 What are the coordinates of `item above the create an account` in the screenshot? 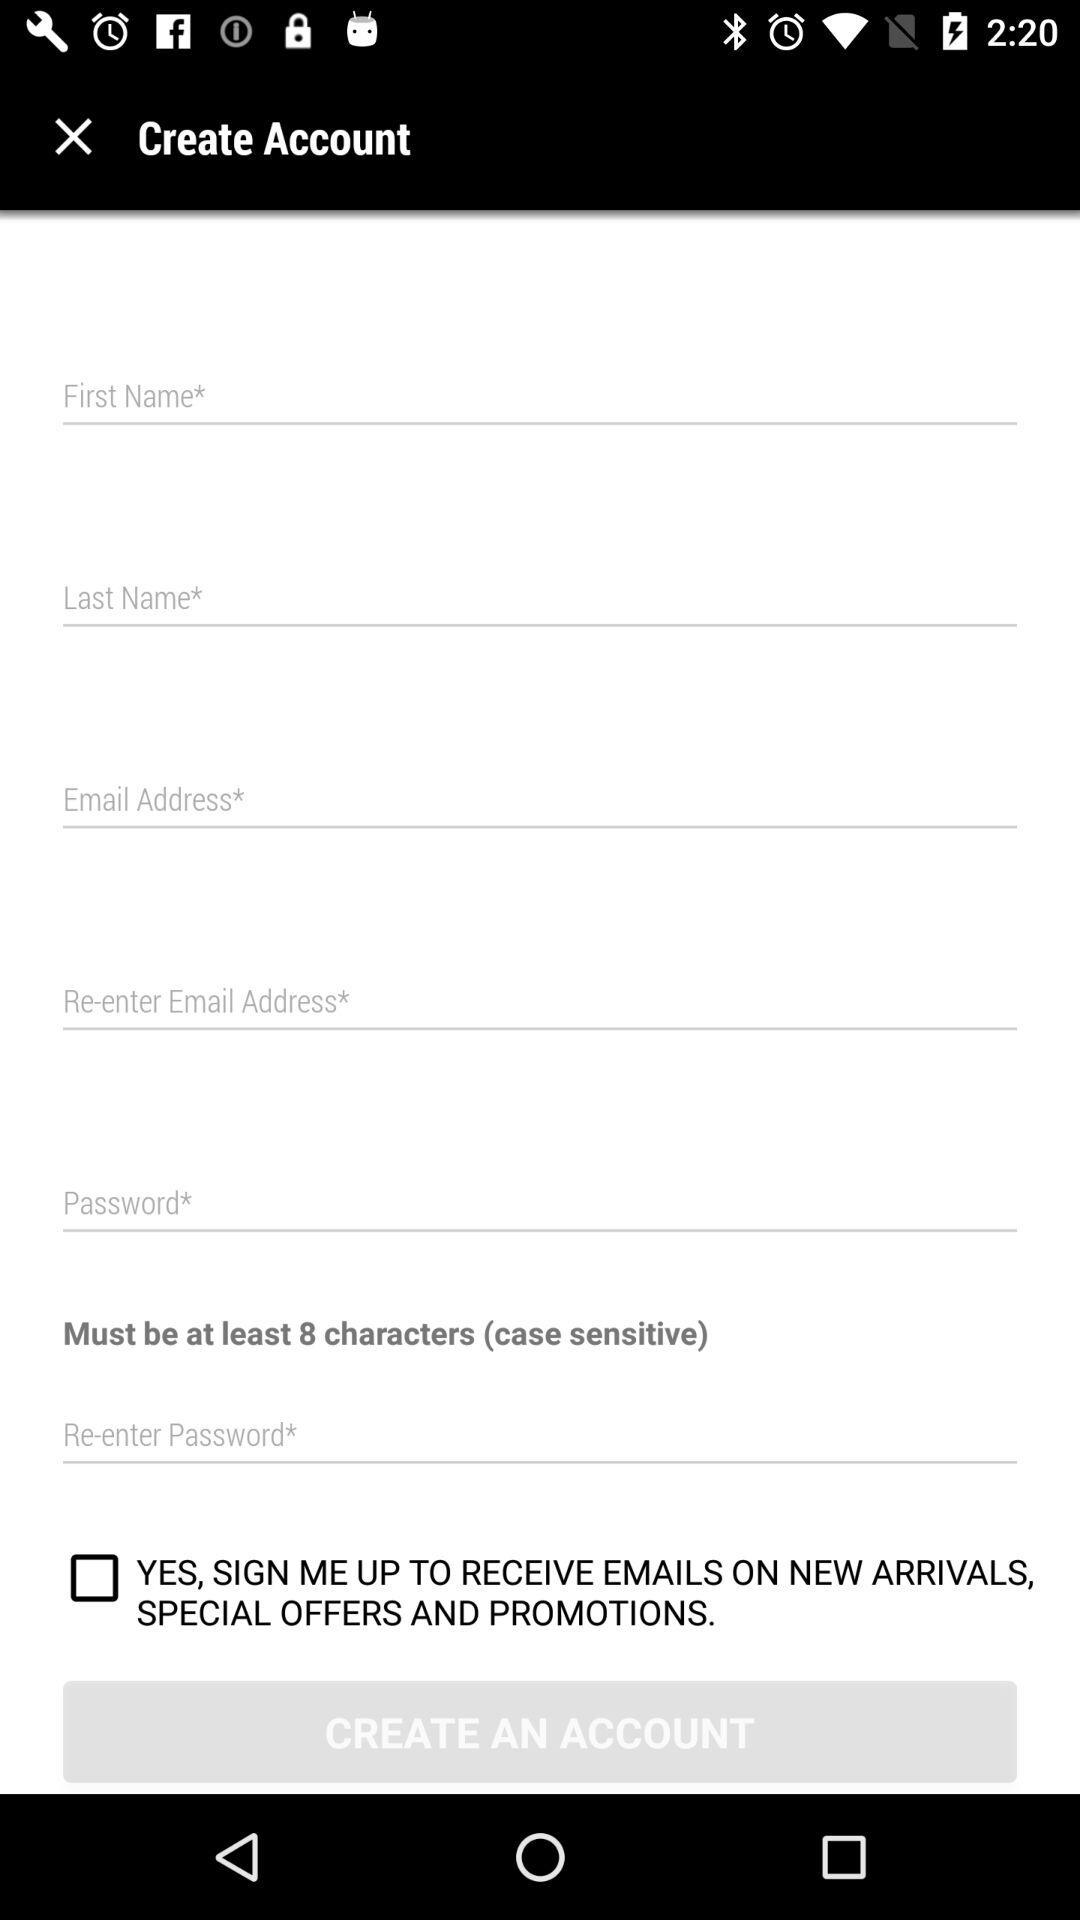 It's located at (94, 1580).